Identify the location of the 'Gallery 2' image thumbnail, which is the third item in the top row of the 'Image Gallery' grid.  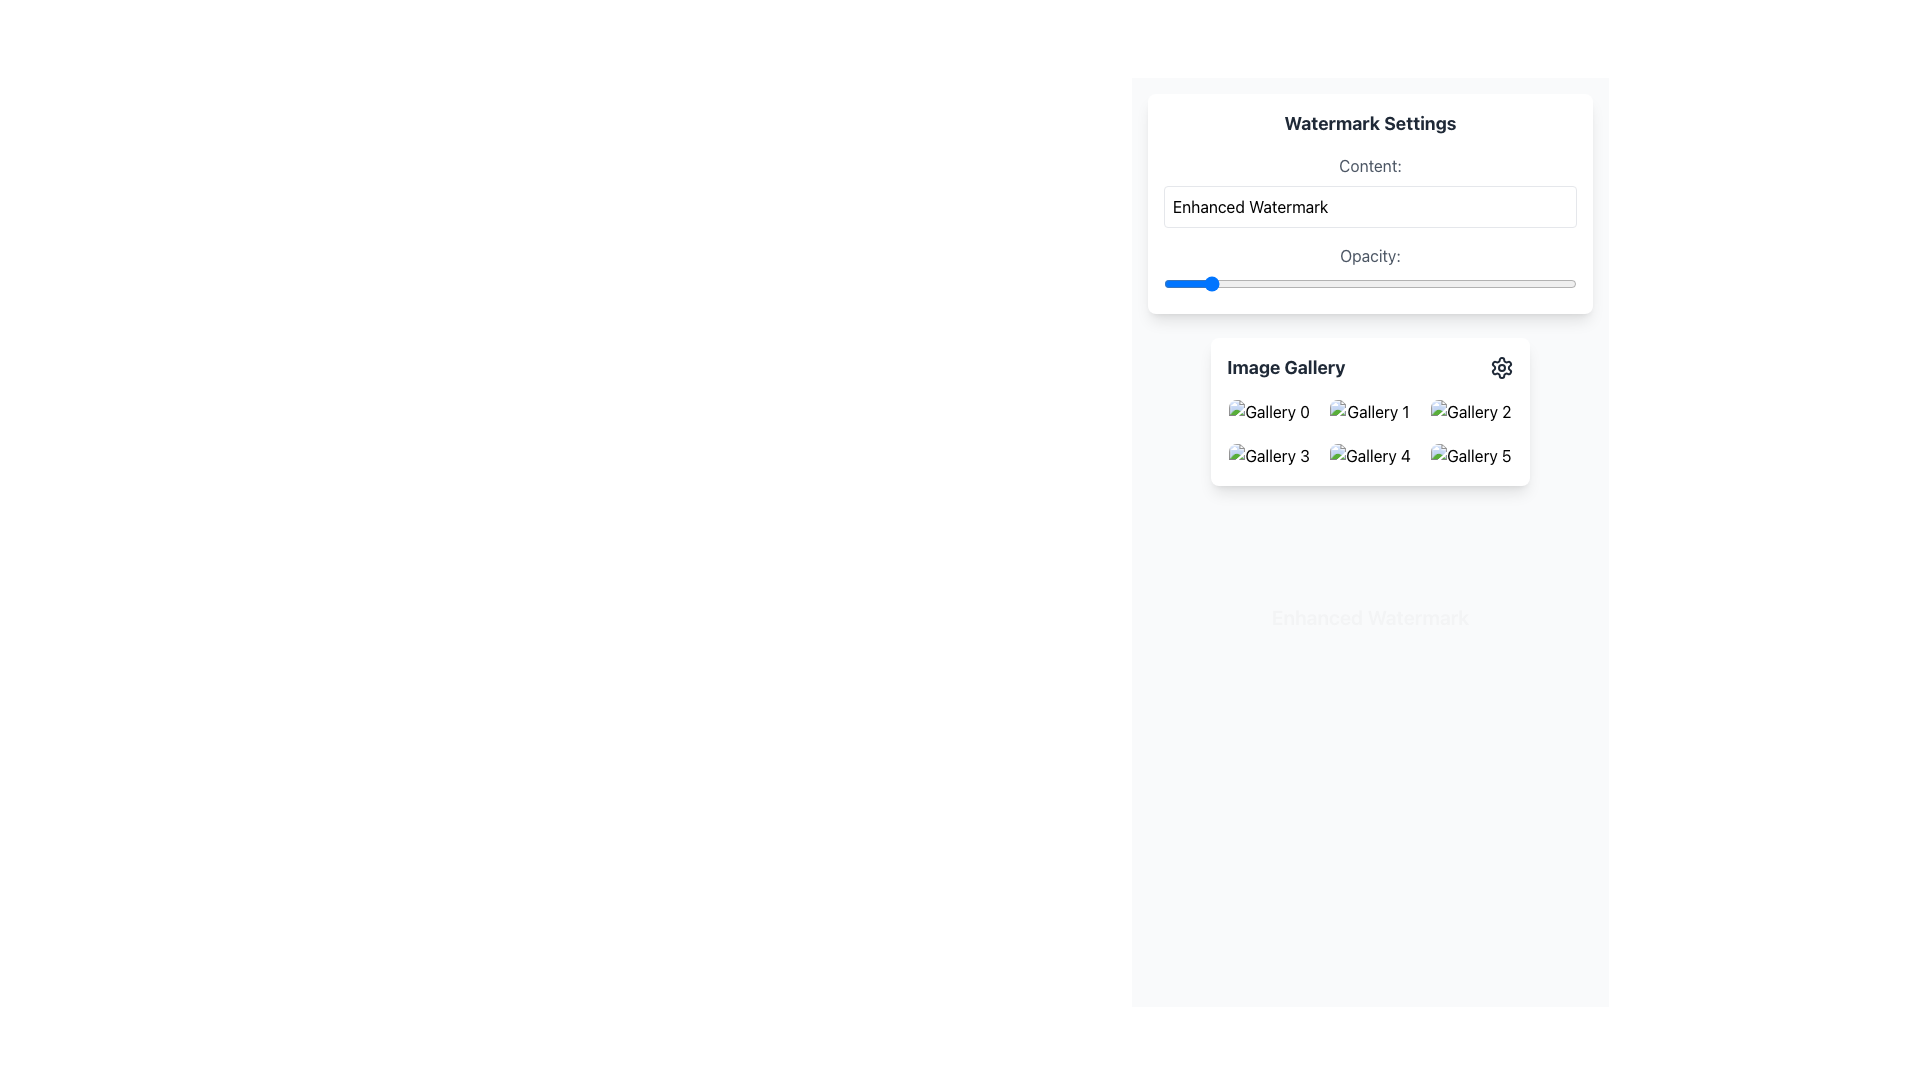
(1471, 411).